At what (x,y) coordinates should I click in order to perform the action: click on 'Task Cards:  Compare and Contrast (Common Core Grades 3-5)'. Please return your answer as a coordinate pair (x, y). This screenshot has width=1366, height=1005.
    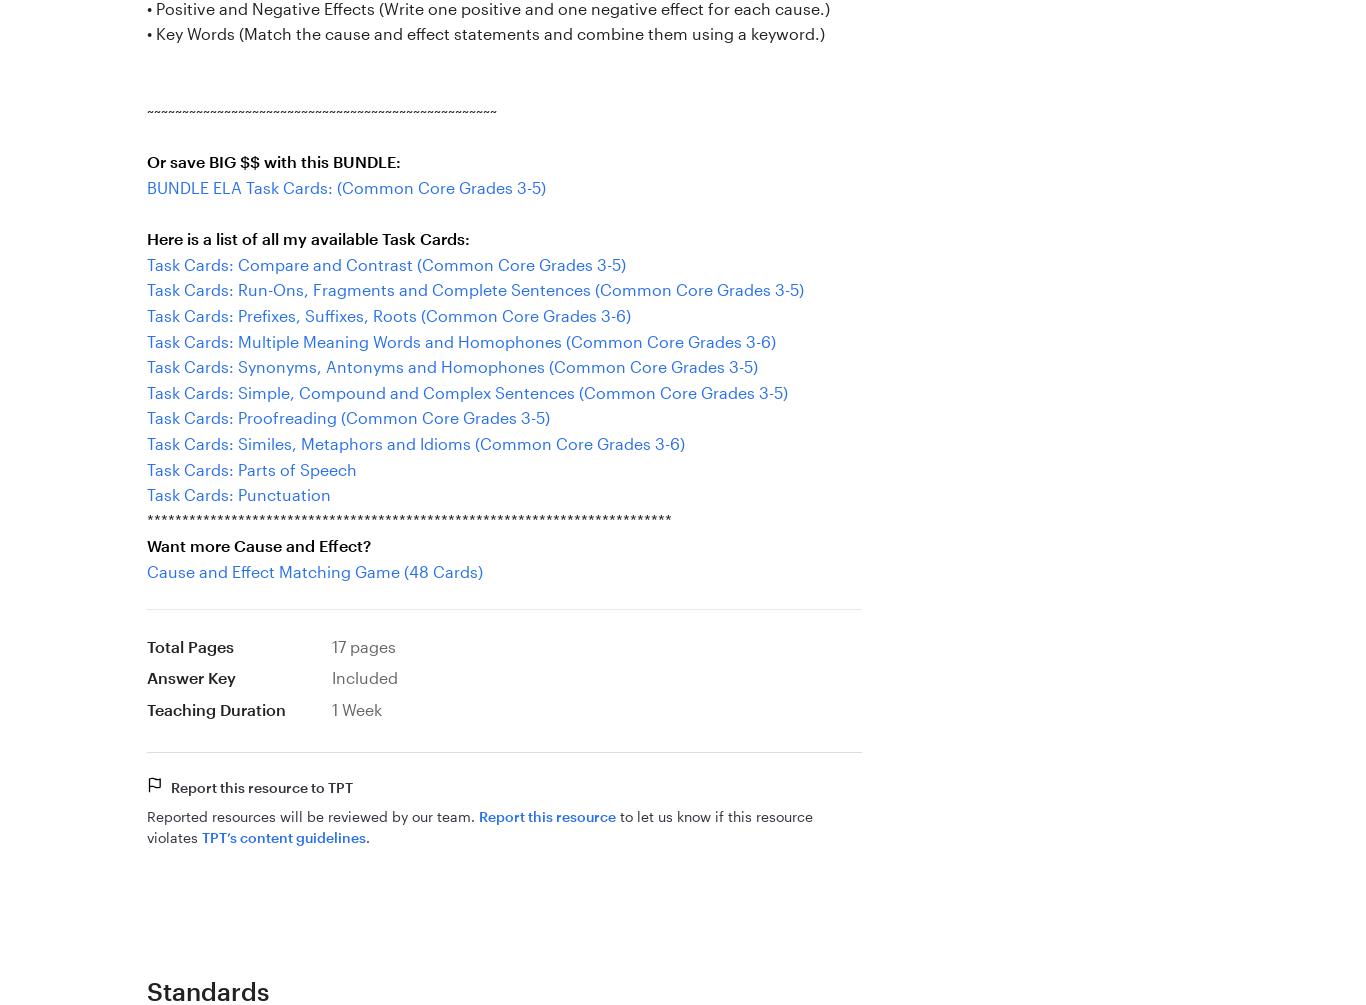
    Looking at the image, I should click on (385, 262).